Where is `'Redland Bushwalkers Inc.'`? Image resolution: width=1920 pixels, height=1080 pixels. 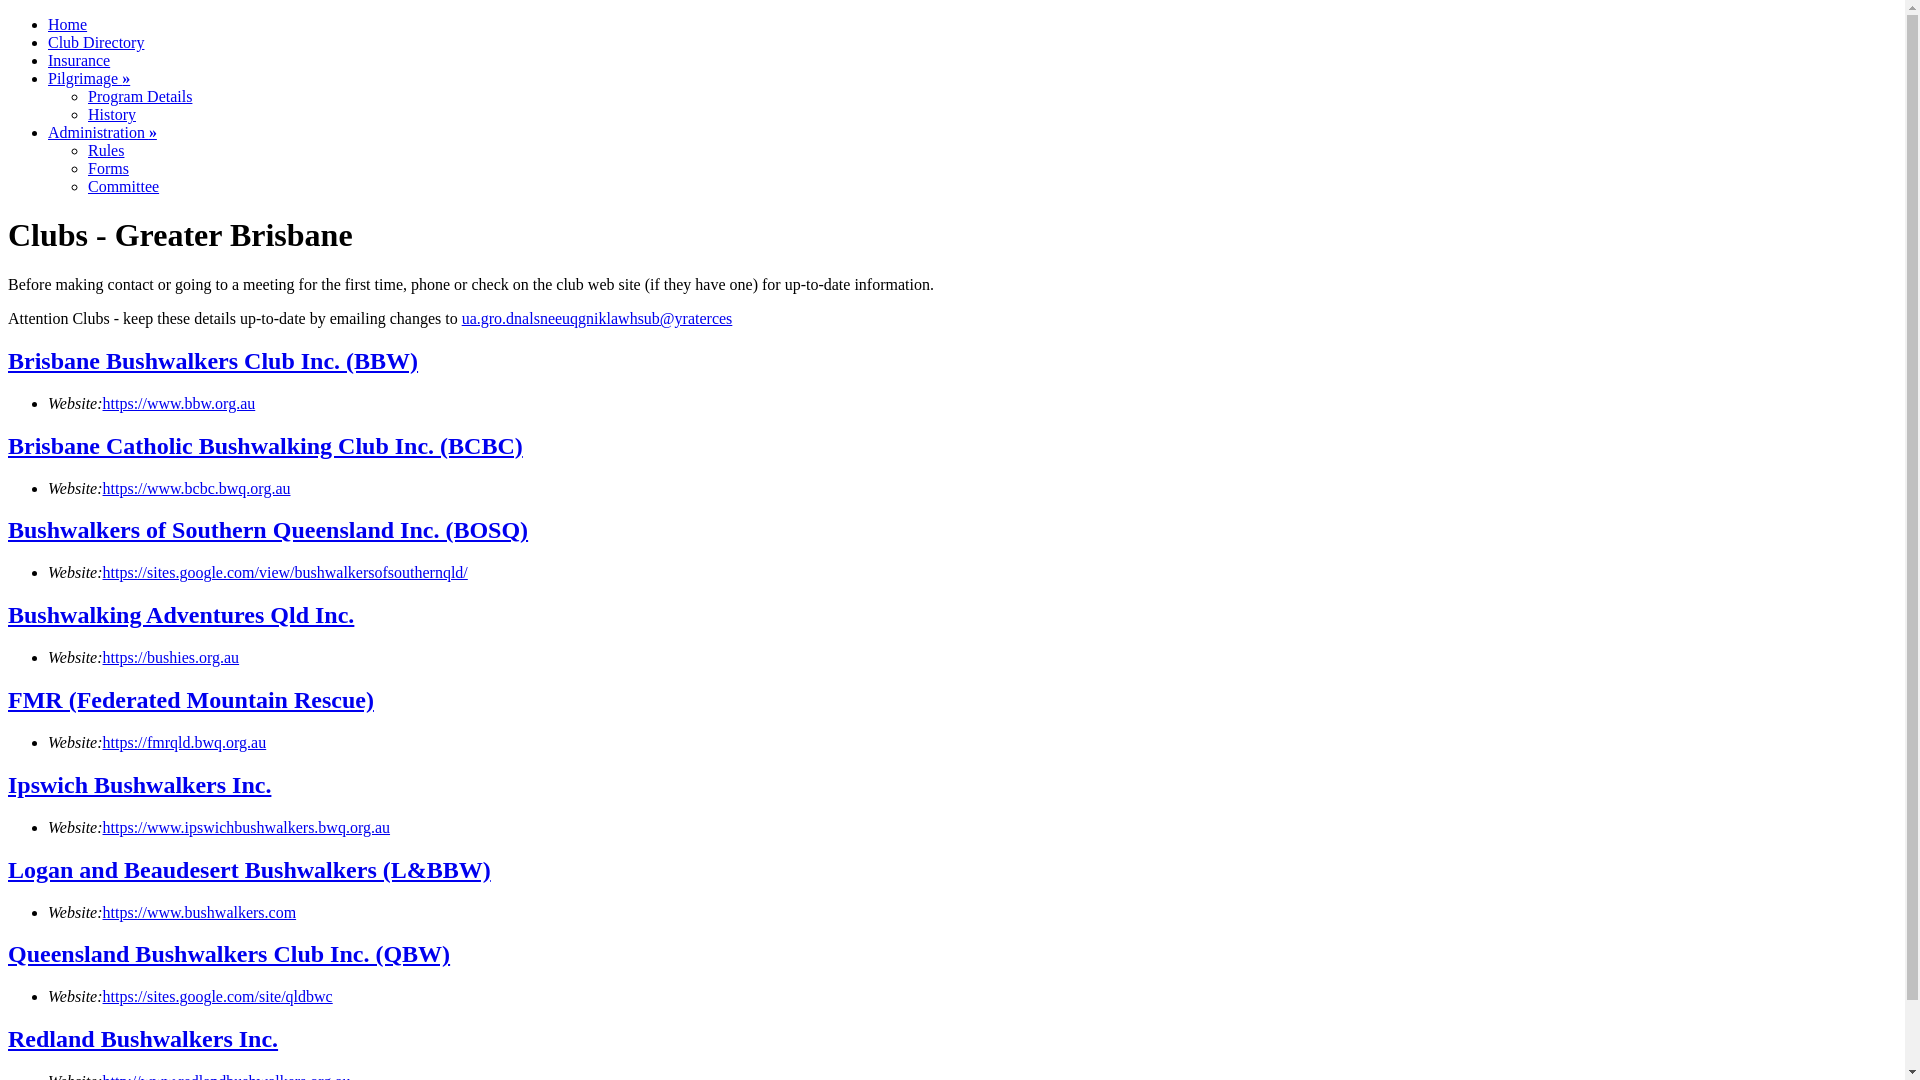
'Redland Bushwalkers Inc.' is located at coordinates (142, 1037).